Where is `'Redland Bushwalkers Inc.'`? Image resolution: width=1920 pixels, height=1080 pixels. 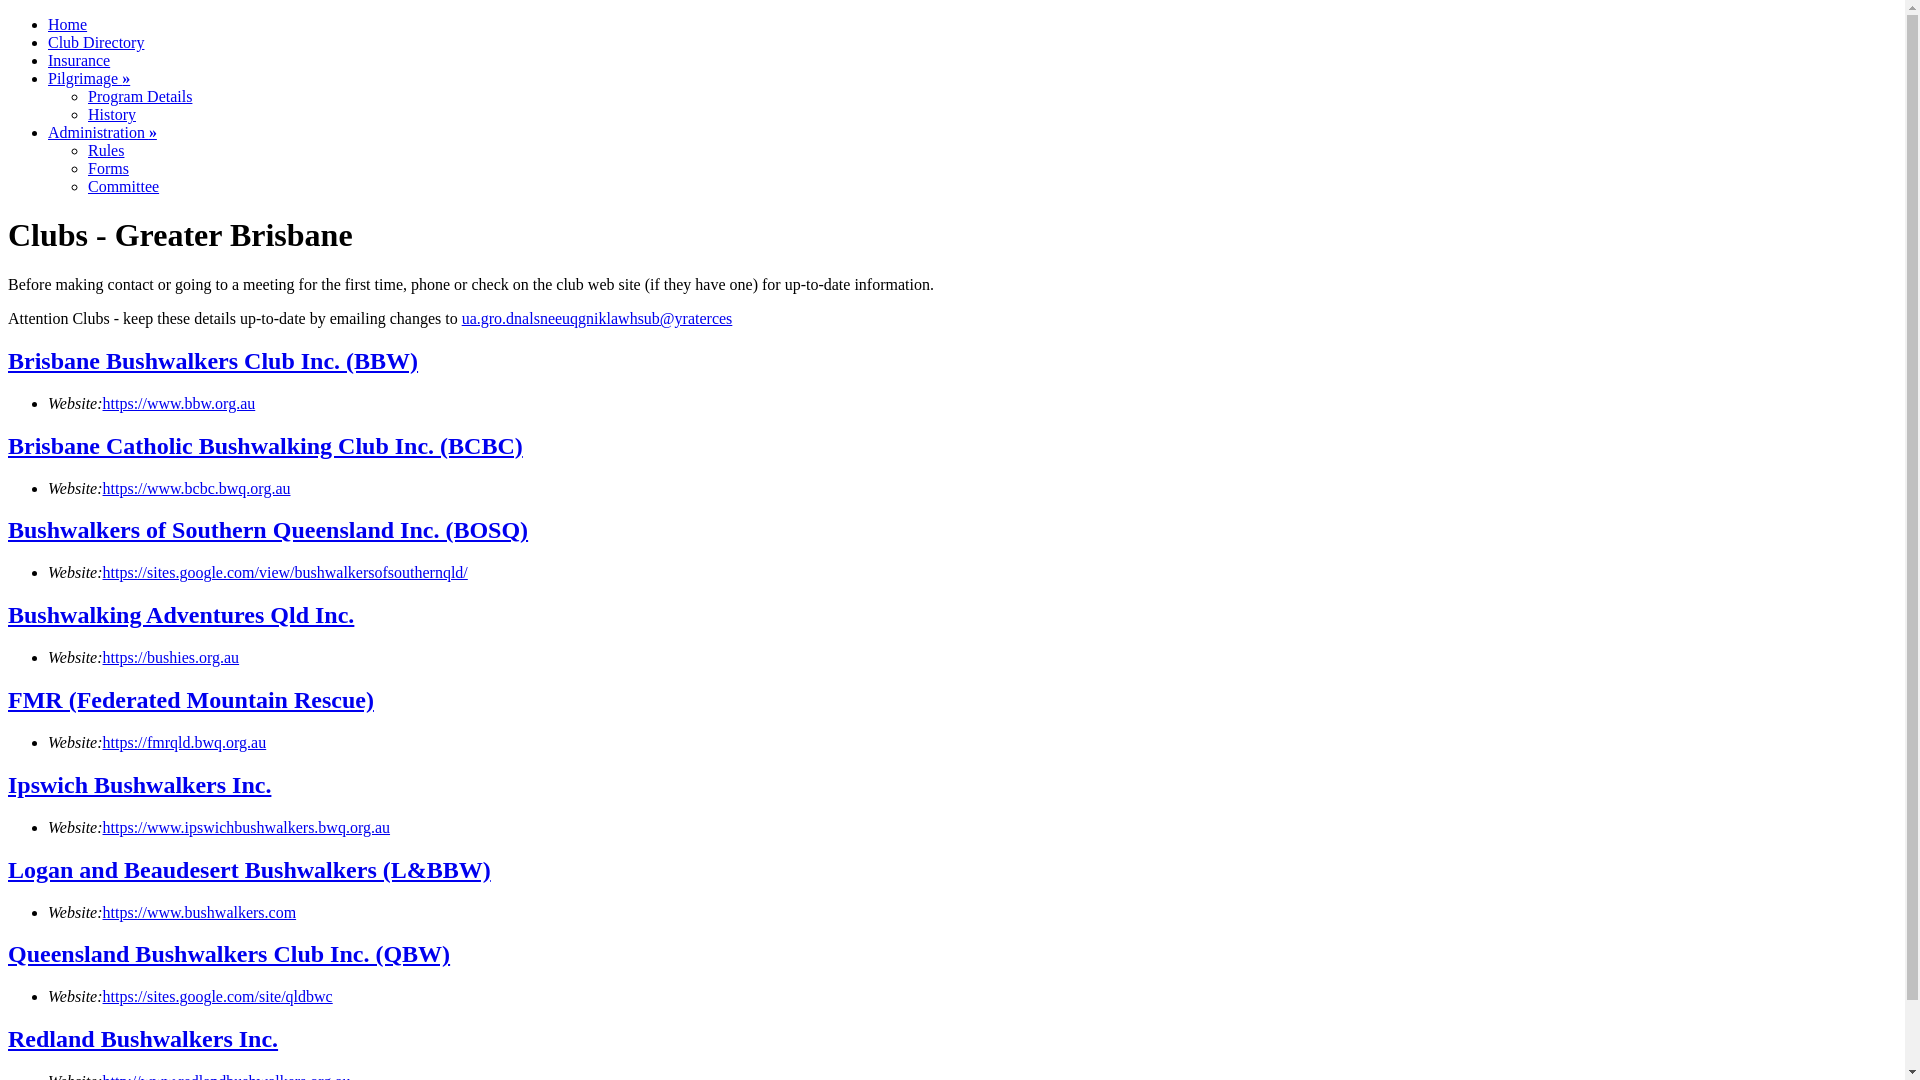
'Redland Bushwalkers Inc.' is located at coordinates (142, 1037).